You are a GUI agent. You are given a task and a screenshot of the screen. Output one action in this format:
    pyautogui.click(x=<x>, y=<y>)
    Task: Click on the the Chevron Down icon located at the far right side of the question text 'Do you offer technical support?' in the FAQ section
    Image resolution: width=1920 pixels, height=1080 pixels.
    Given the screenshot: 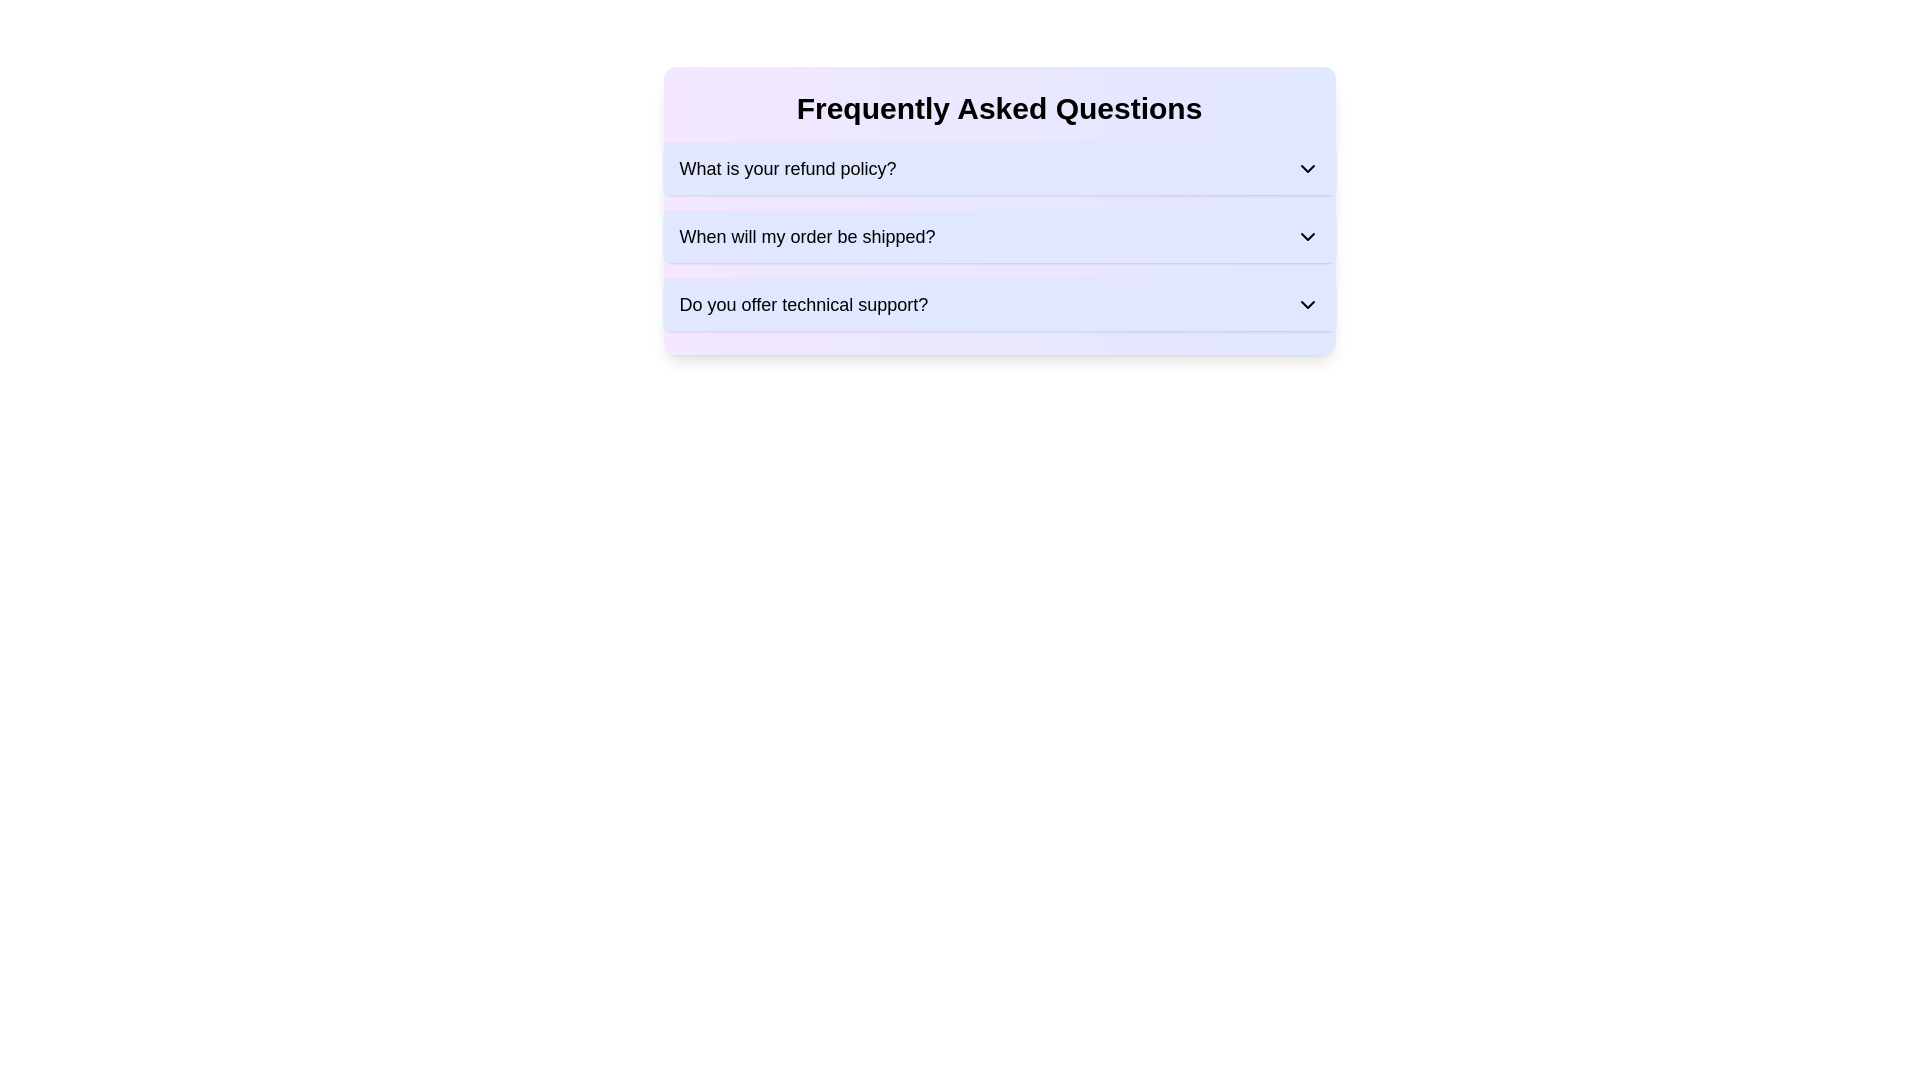 What is the action you would take?
    pyautogui.click(x=1307, y=304)
    